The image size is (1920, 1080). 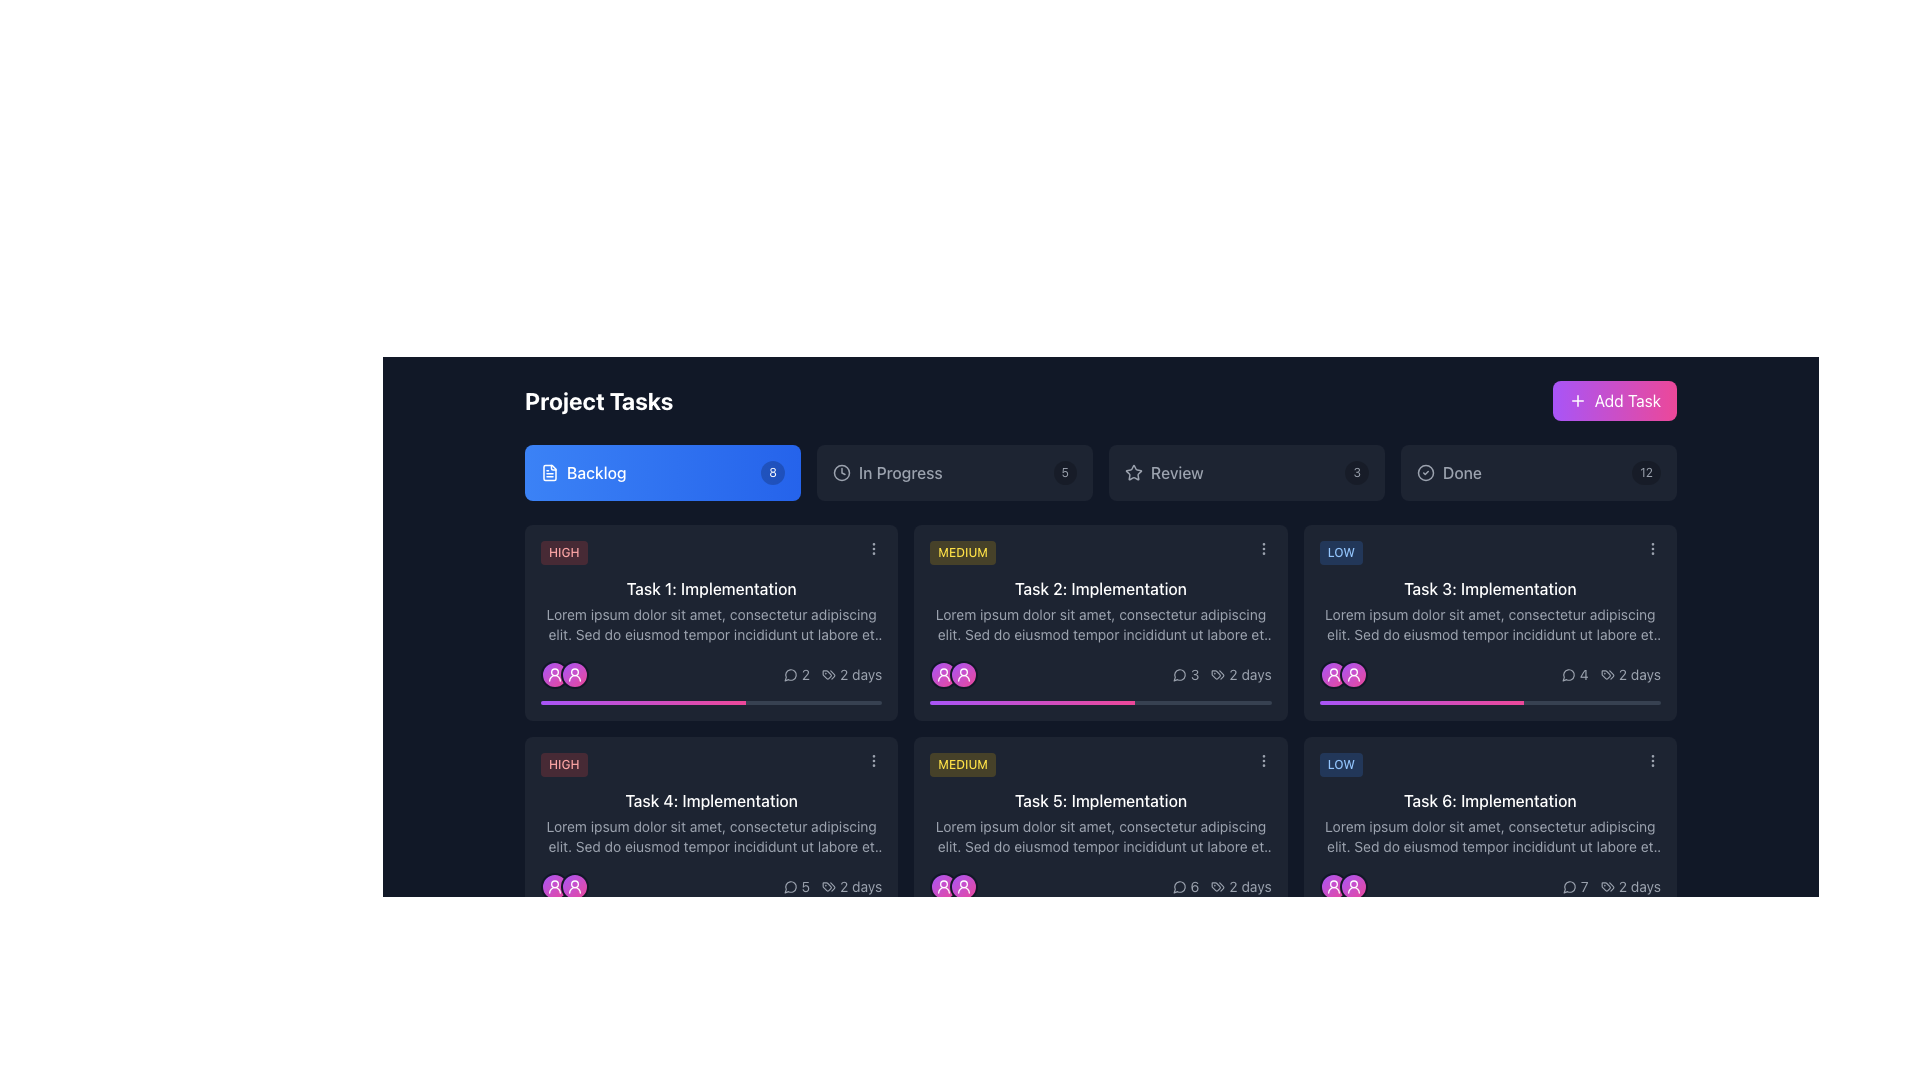 I want to click on and interpret the displayed number '5' from the text label, which is positioned to the right of a speech bubble icon in the Backlog column, so click(x=805, y=886).